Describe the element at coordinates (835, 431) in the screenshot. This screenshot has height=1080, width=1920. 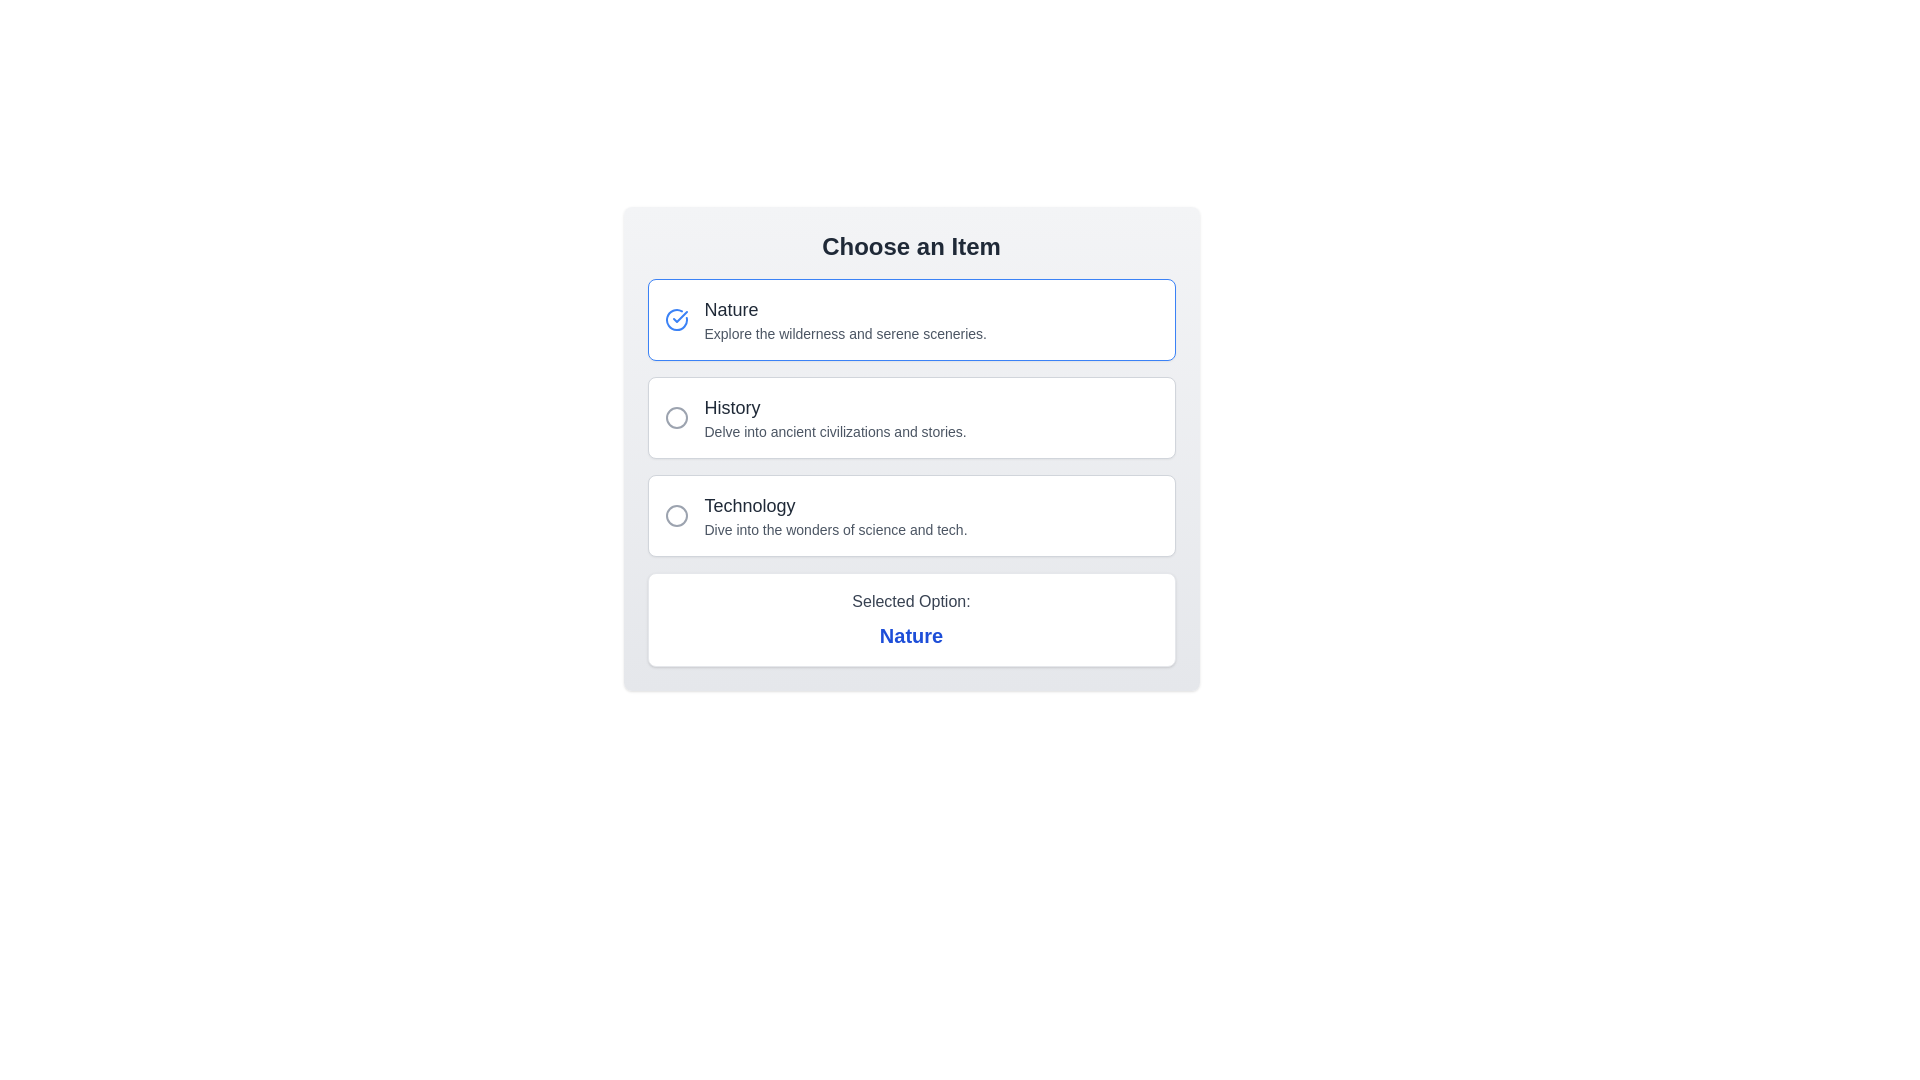
I see `the descriptive text label located beneath the 'History' title in the vertically stacked list of options` at that location.